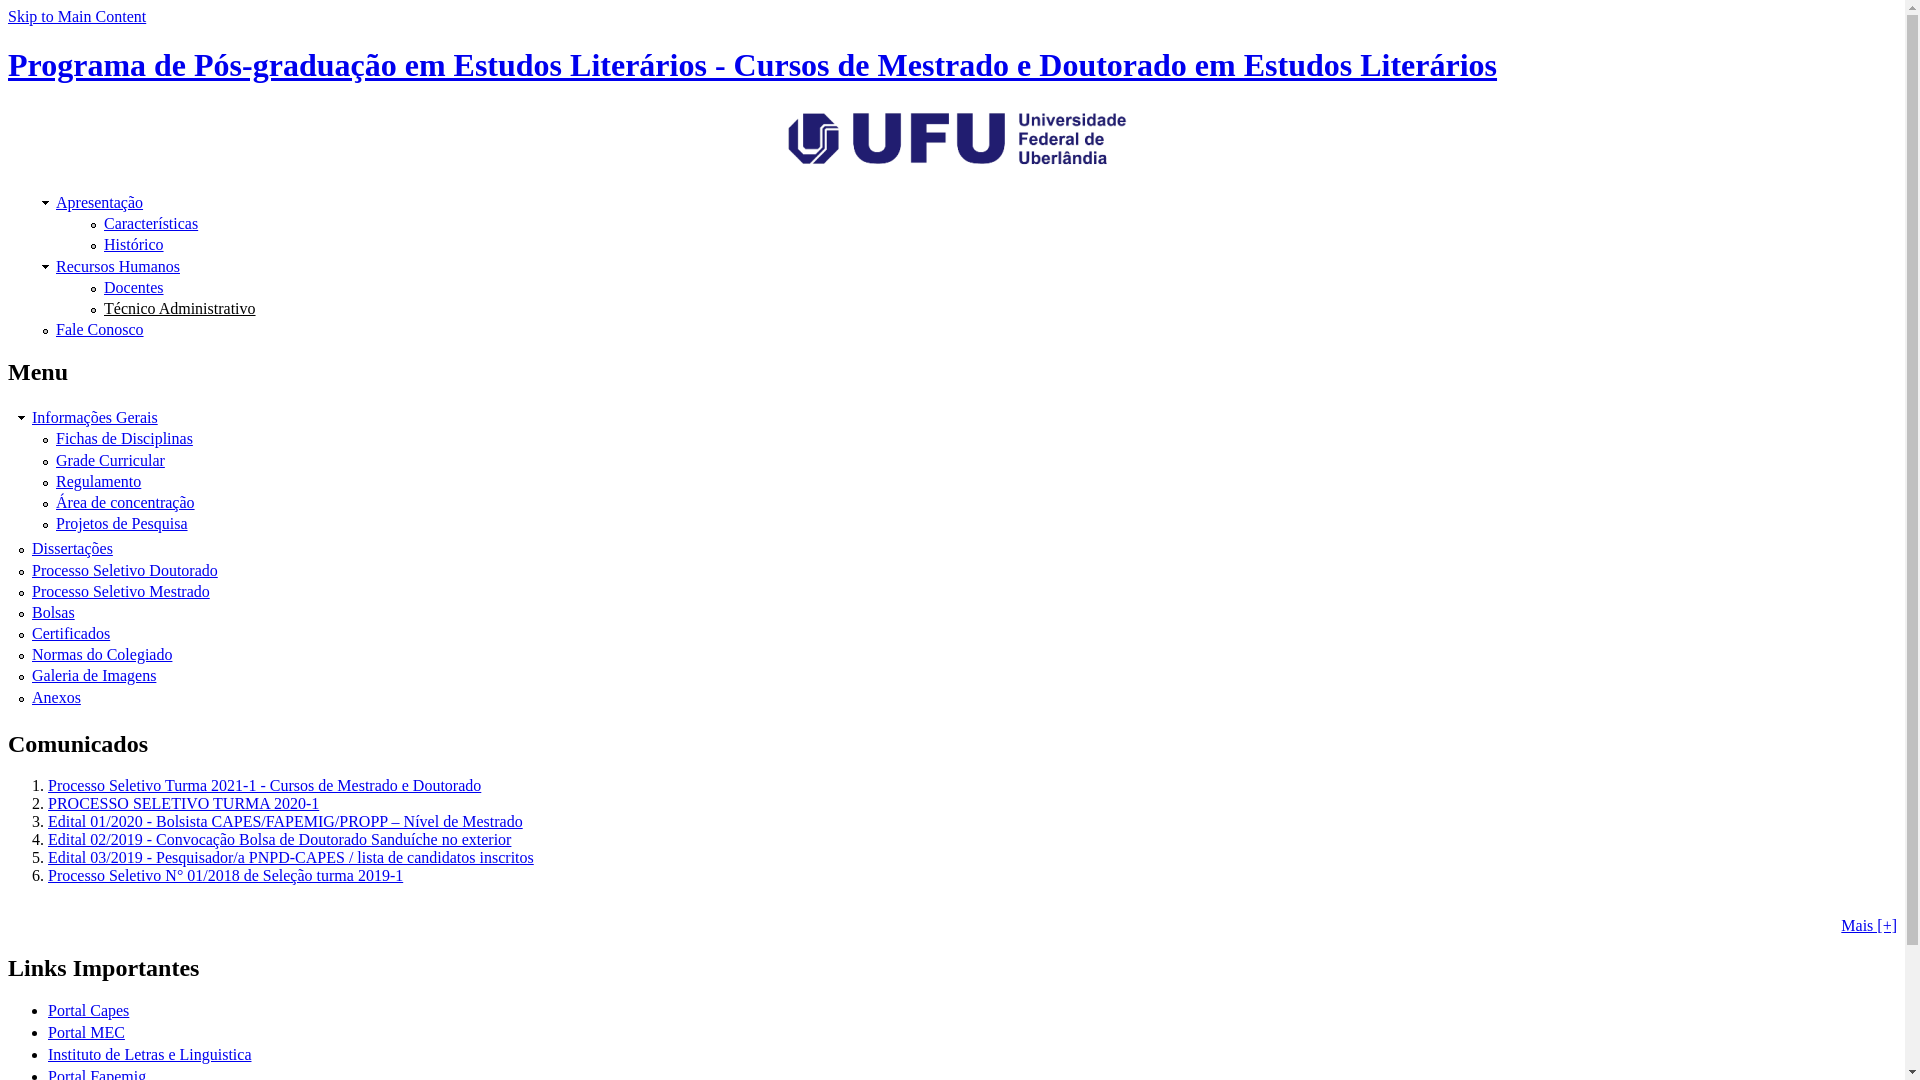  Describe the element at coordinates (183, 802) in the screenshot. I see `'PROCESSO SELETIVO TURMA 2020-1'` at that location.